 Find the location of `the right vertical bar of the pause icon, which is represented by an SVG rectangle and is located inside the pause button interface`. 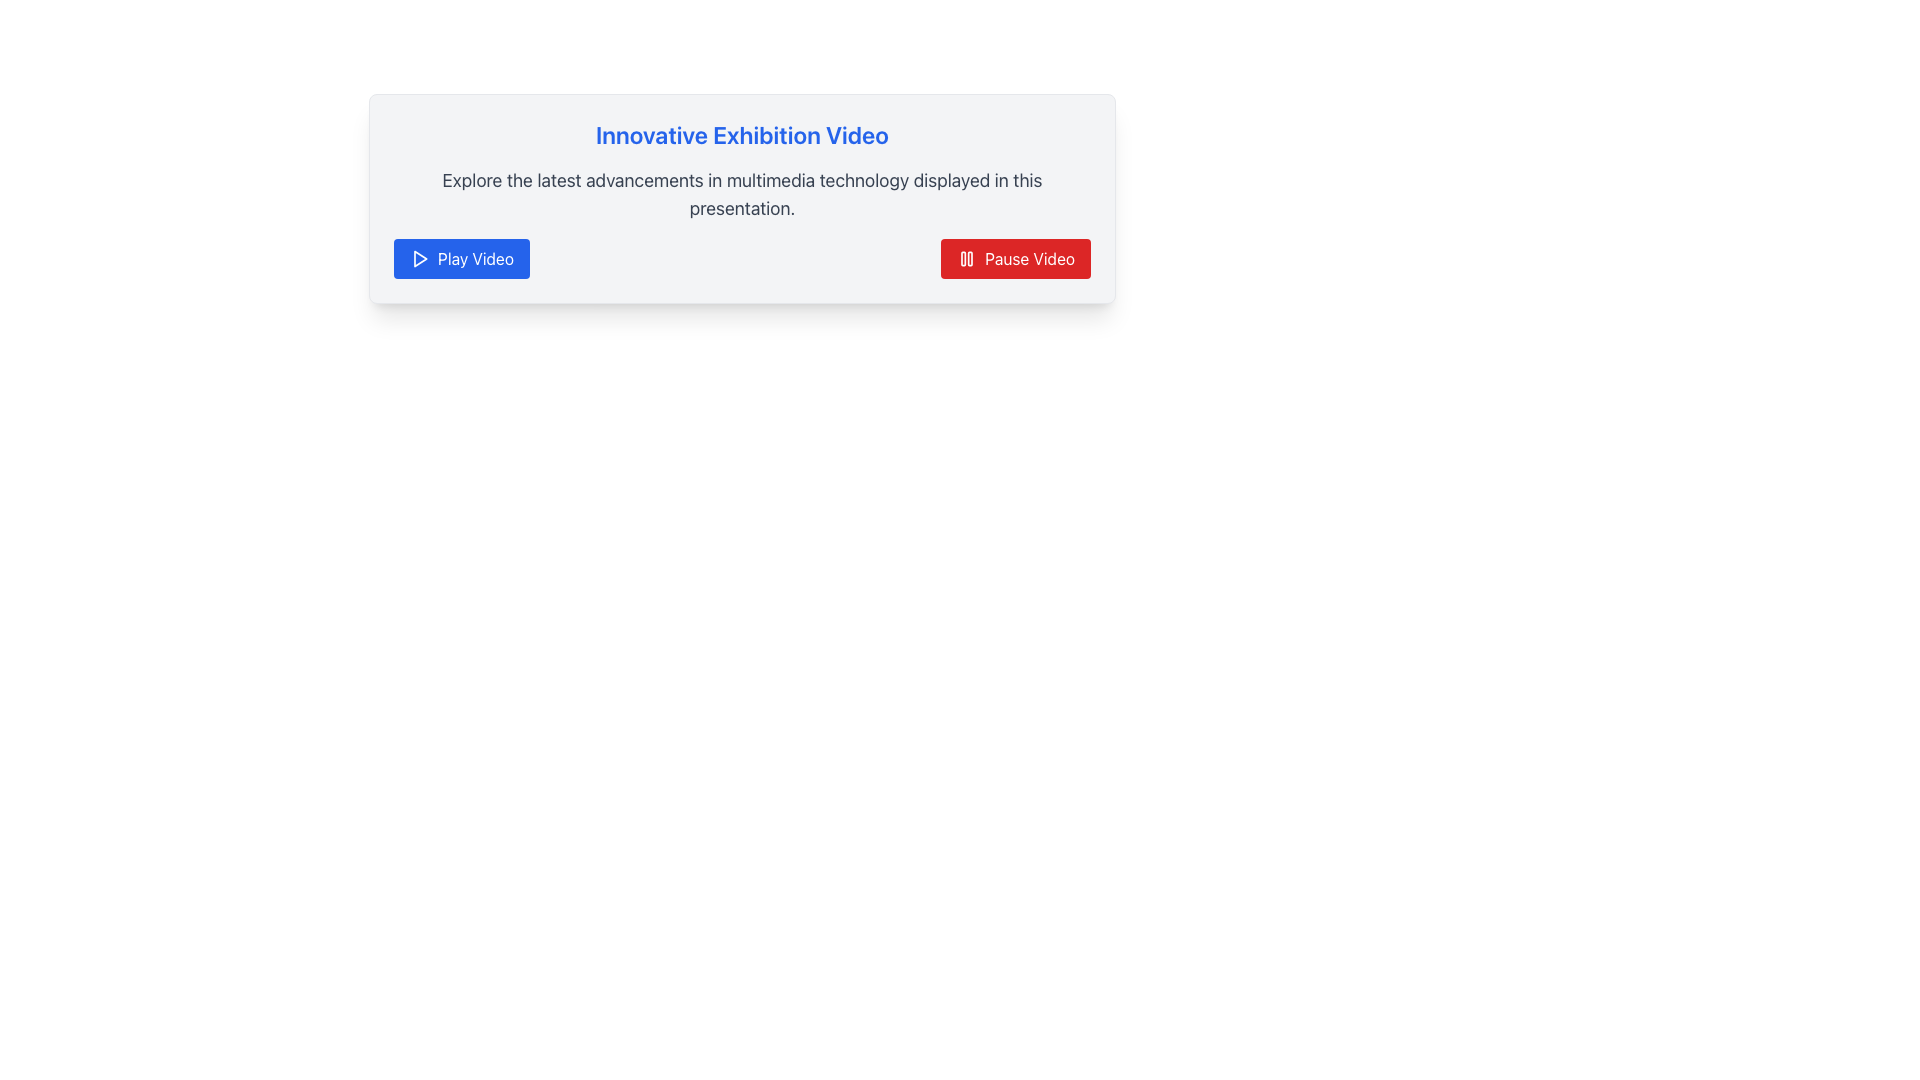

the right vertical bar of the pause icon, which is represented by an SVG rectangle and is located inside the pause button interface is located at coordinates (970, 257).